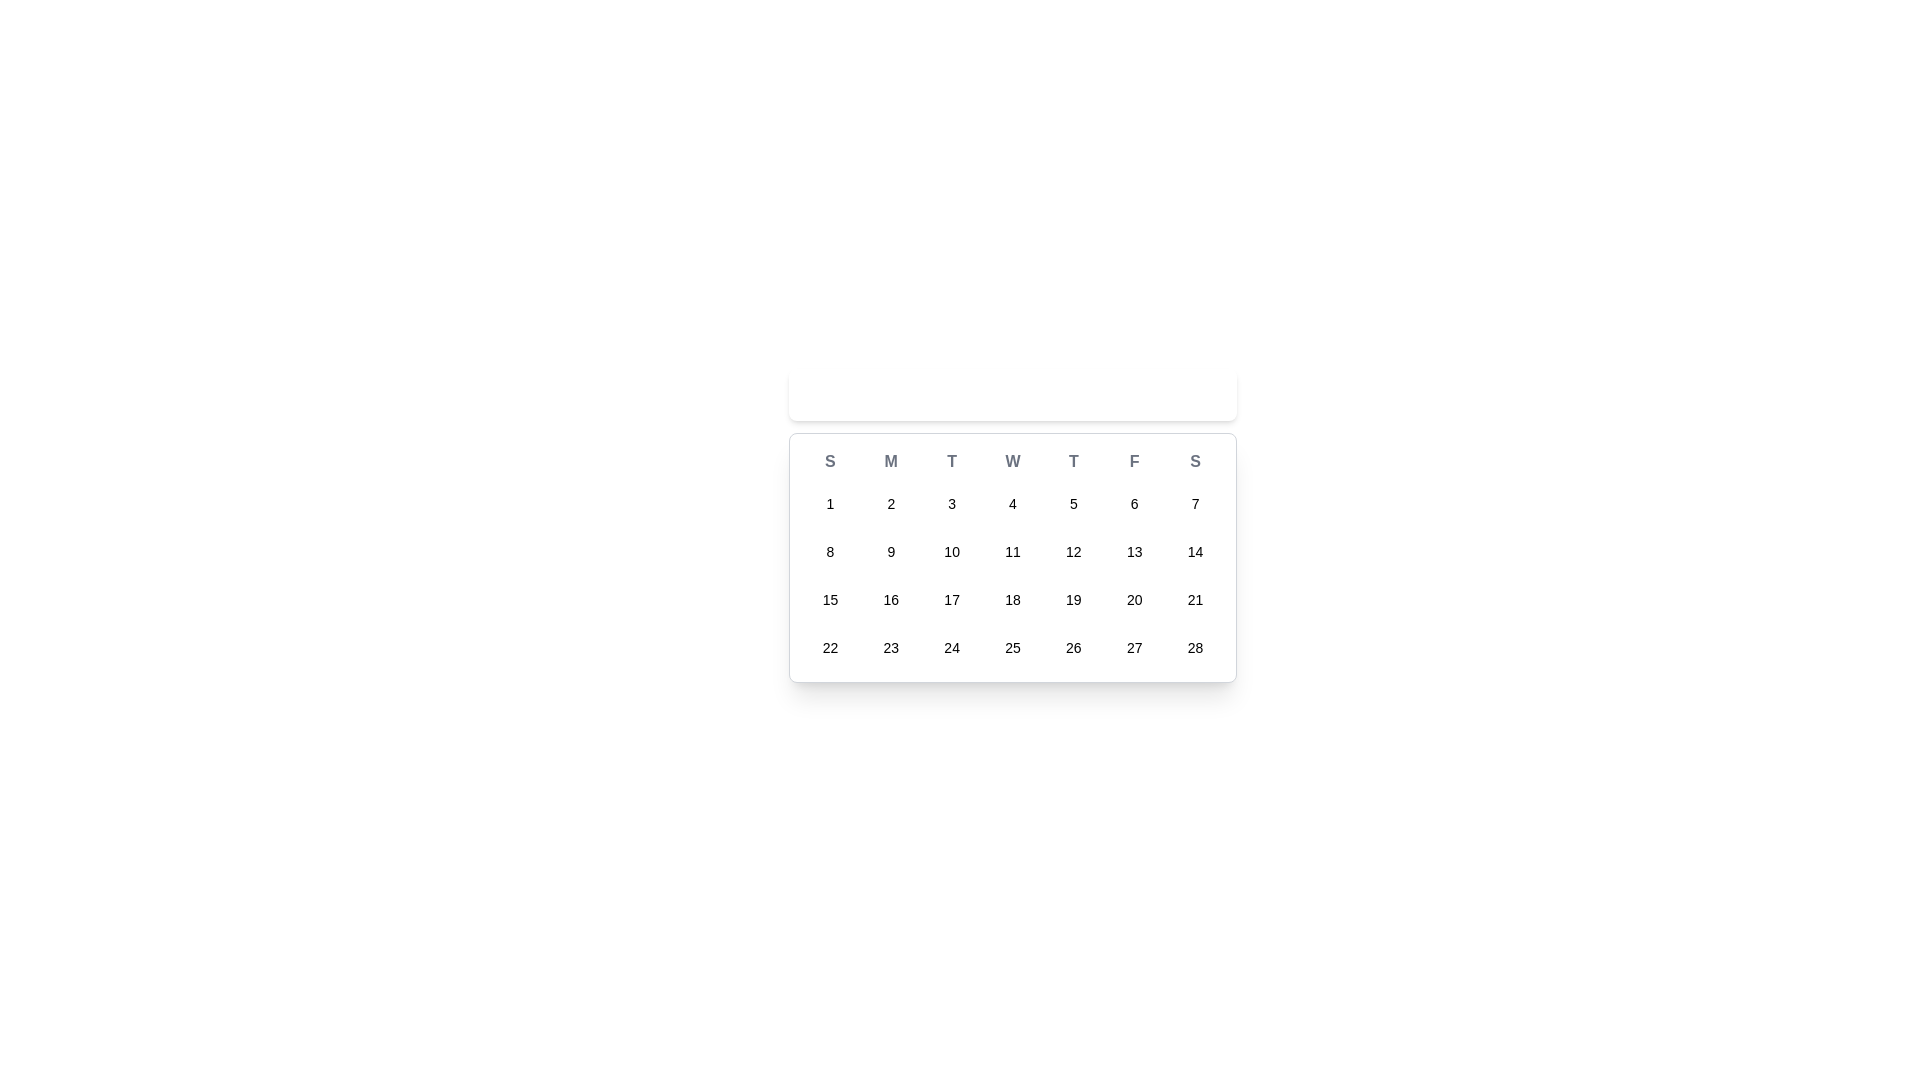 The image size is (1920, 1080). What do you see at coordinates (1195, 503) in the screenshot?
I see `the calendar date button representing the 7th day of the month, located under the 'S' weekday header` at bounding box center [1195, 503].